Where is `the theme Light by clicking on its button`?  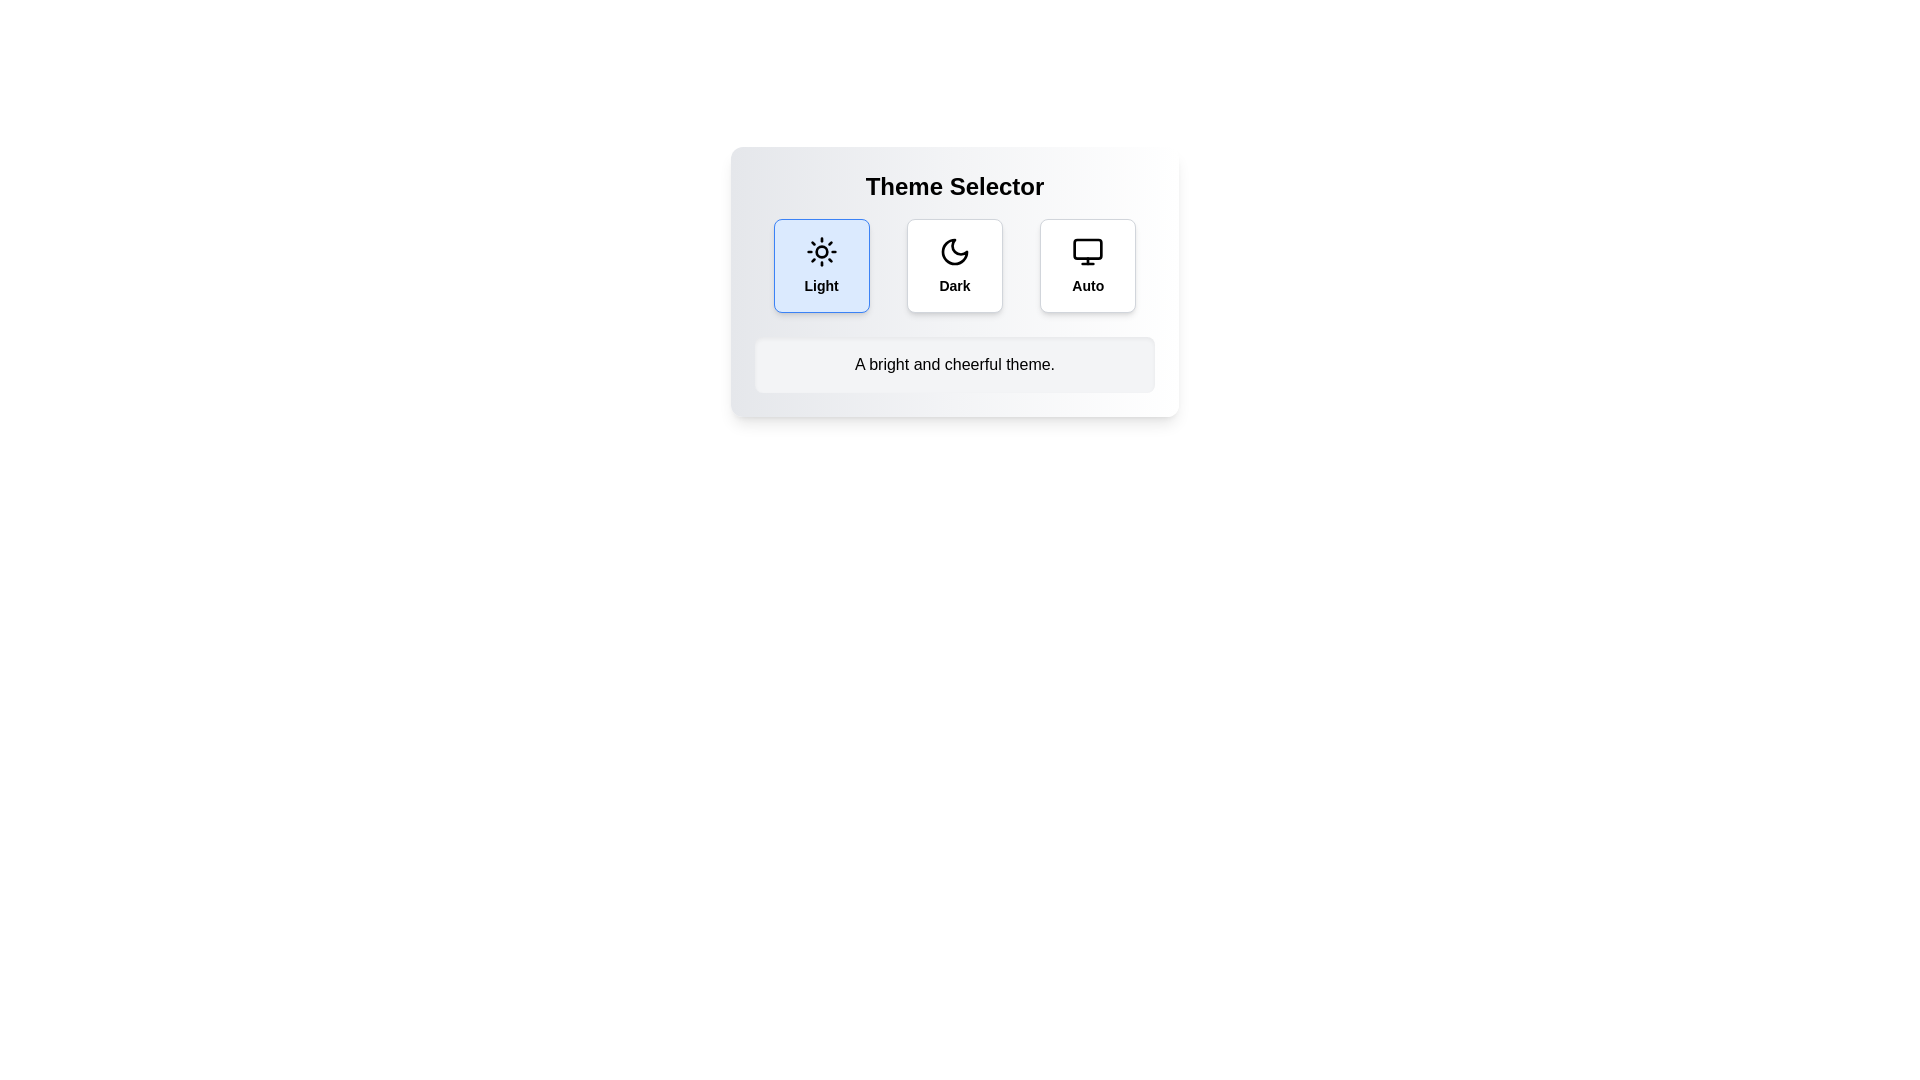 the theme Light by clicking on its button is located at coordinates (821, 265).